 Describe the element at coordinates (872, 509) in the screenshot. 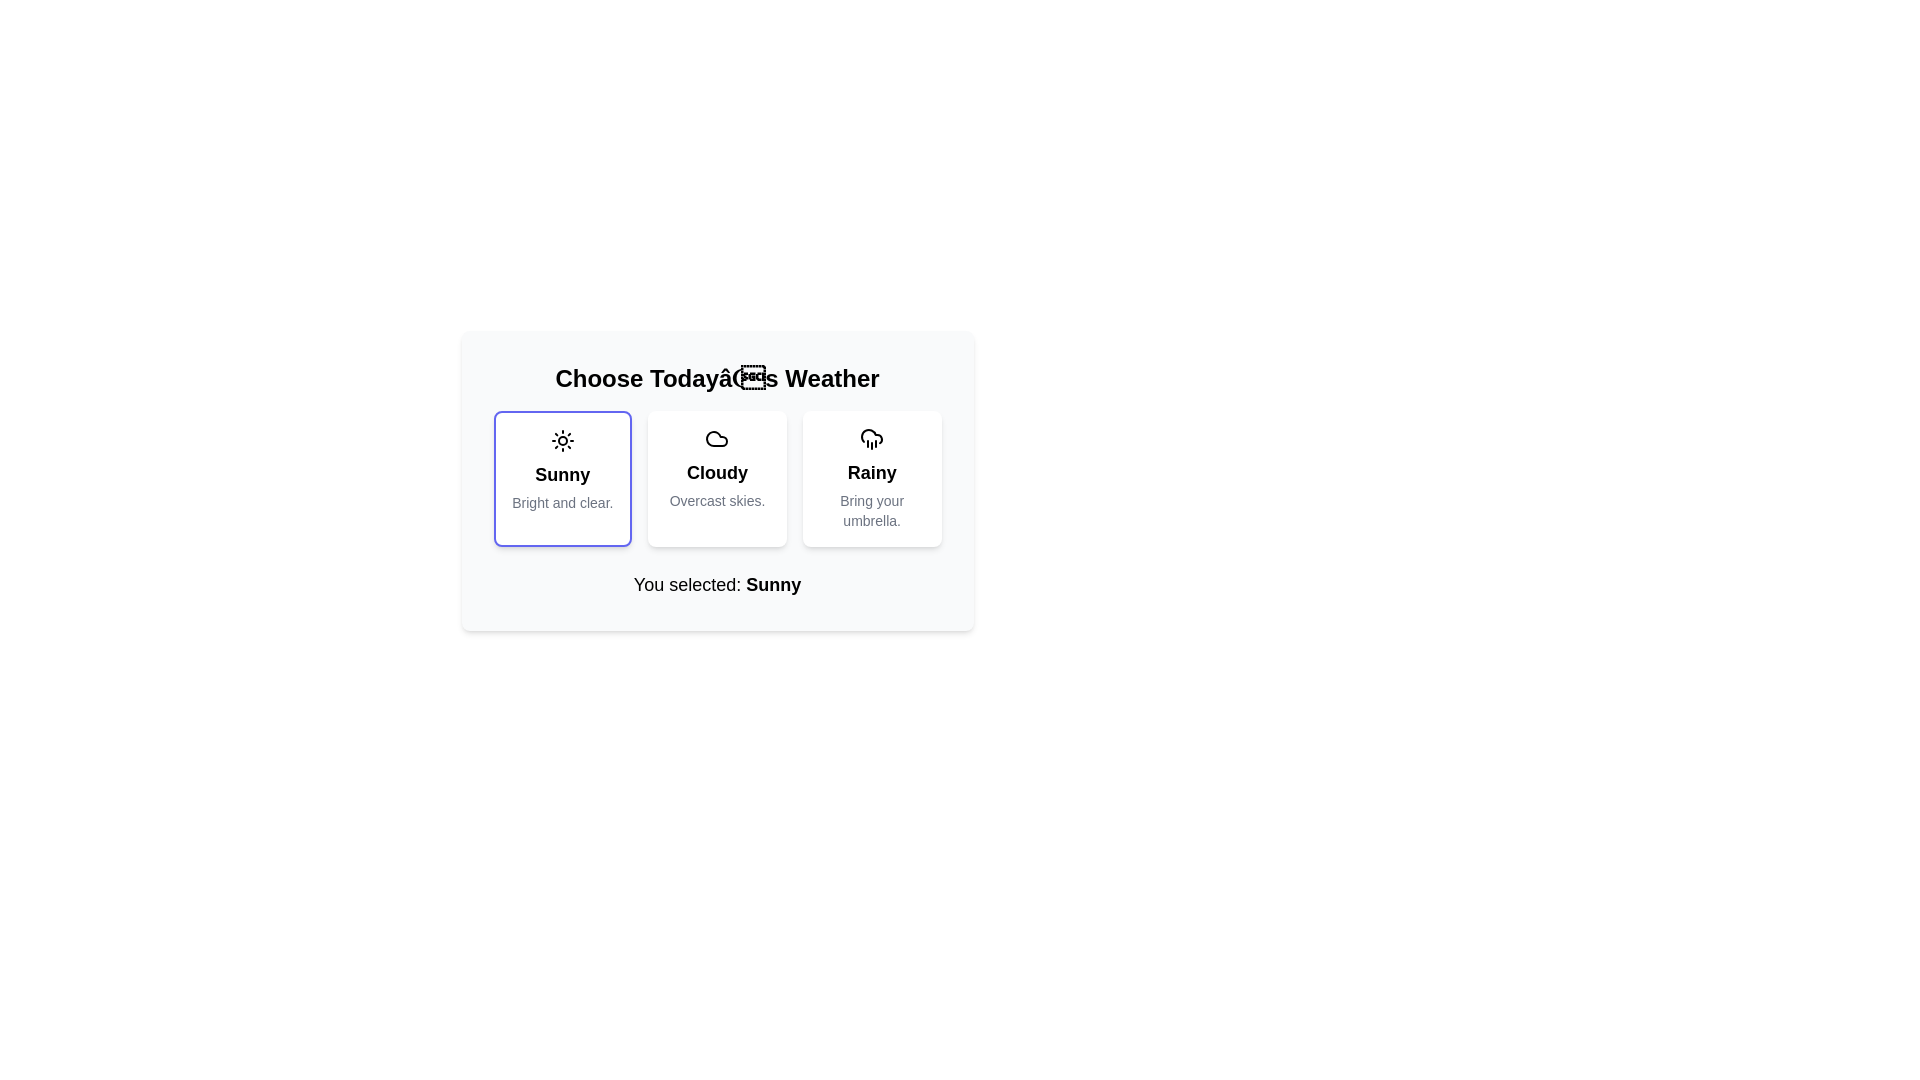

I see `text content of the descriptive label located below the title of the 'Rainy' card, which suggests carrying an umbrella in rainy weather` at that location.